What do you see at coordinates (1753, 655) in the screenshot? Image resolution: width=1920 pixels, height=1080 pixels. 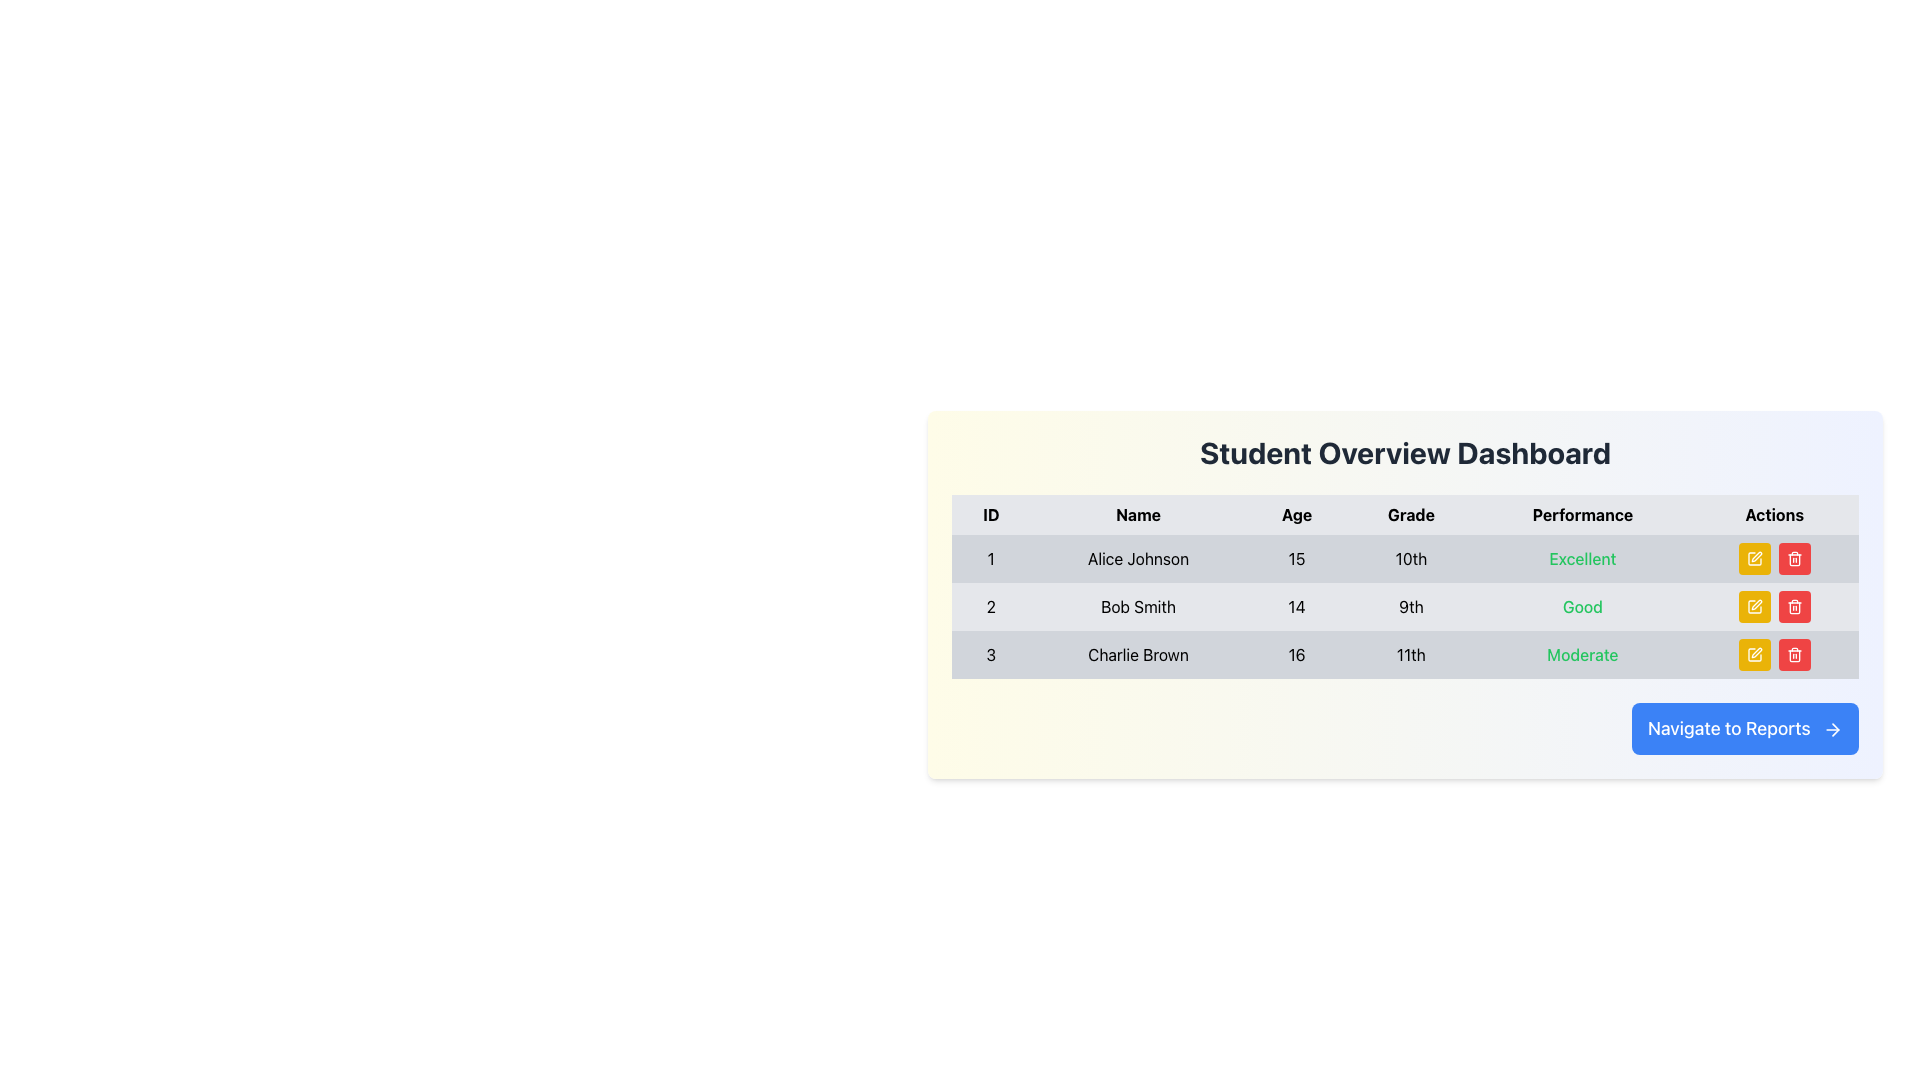 I see `the 'Edit' icon button located in the 'Actions' column of the third row in the 'Student Overview Dashboard' table` at bounding box center [1753, 655].